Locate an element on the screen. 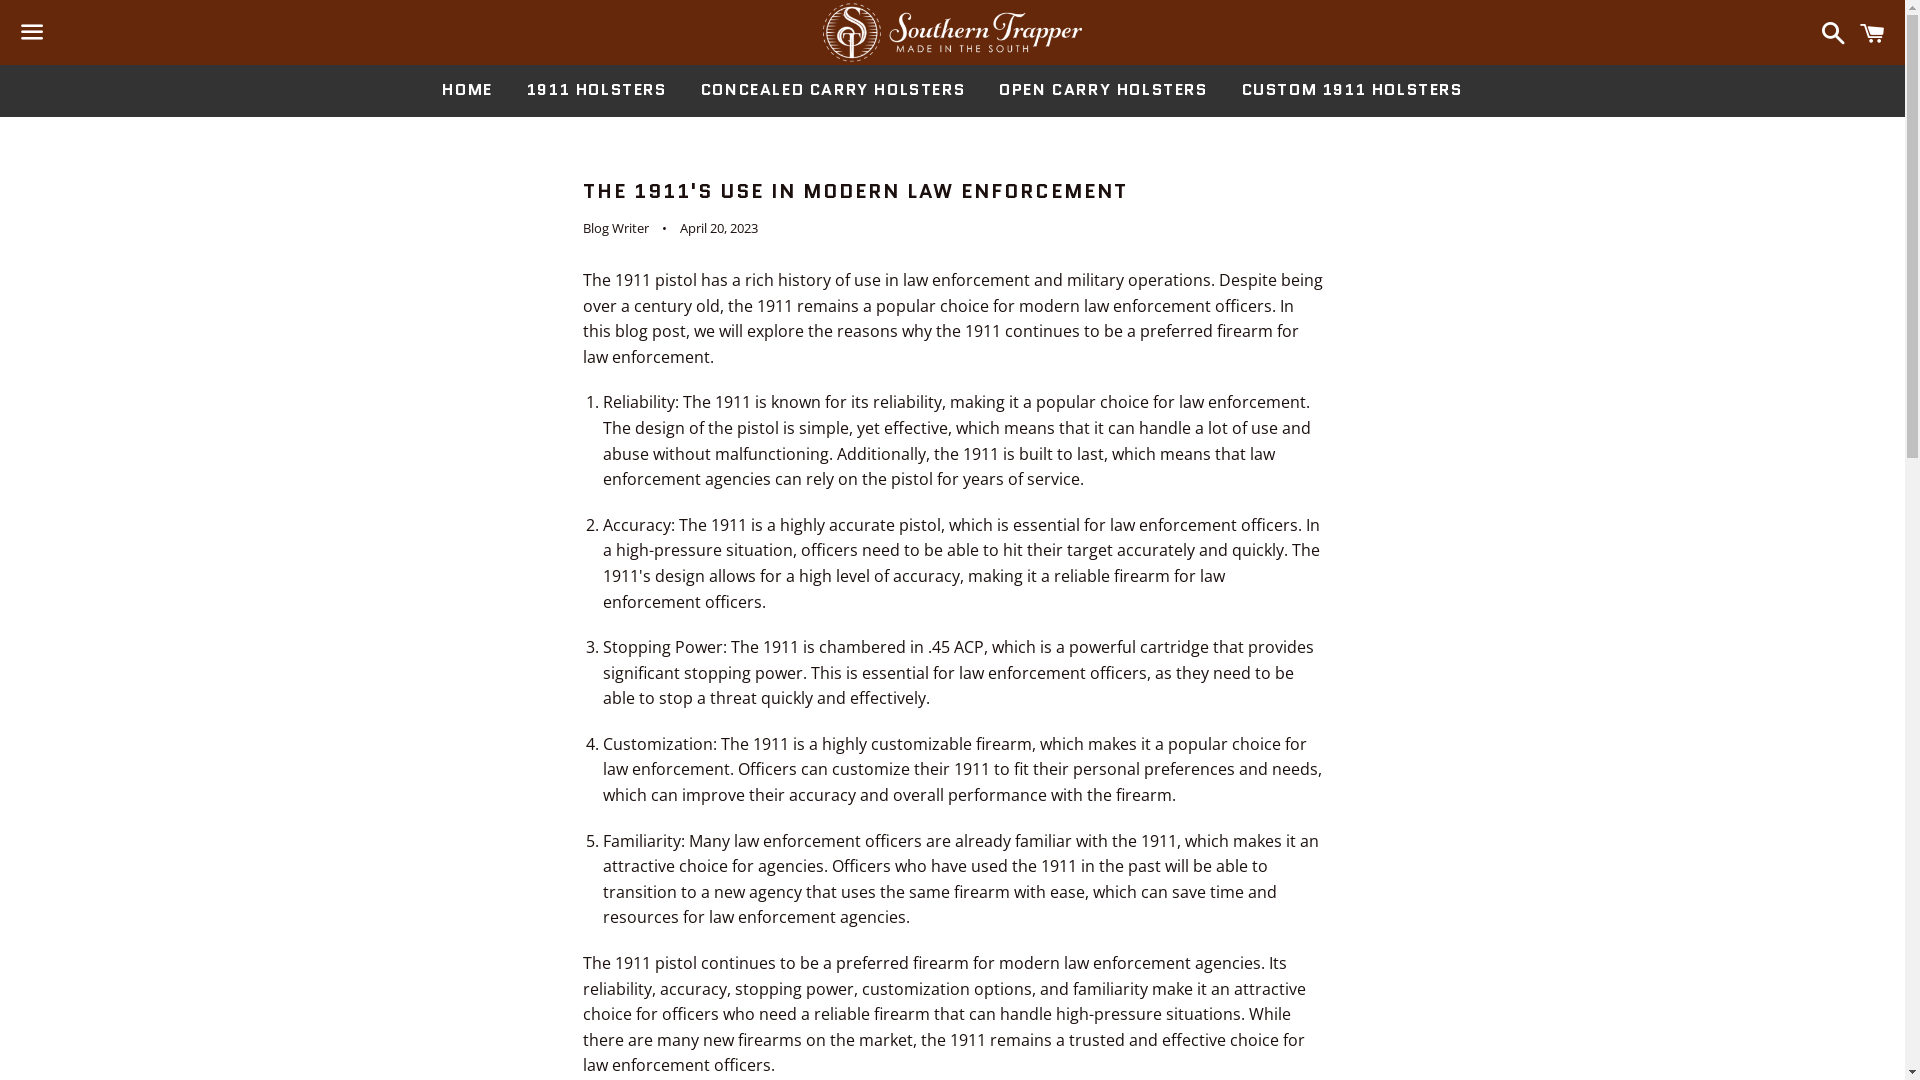  '1911 HOLSTERS' is located at coordinates (595, 88).